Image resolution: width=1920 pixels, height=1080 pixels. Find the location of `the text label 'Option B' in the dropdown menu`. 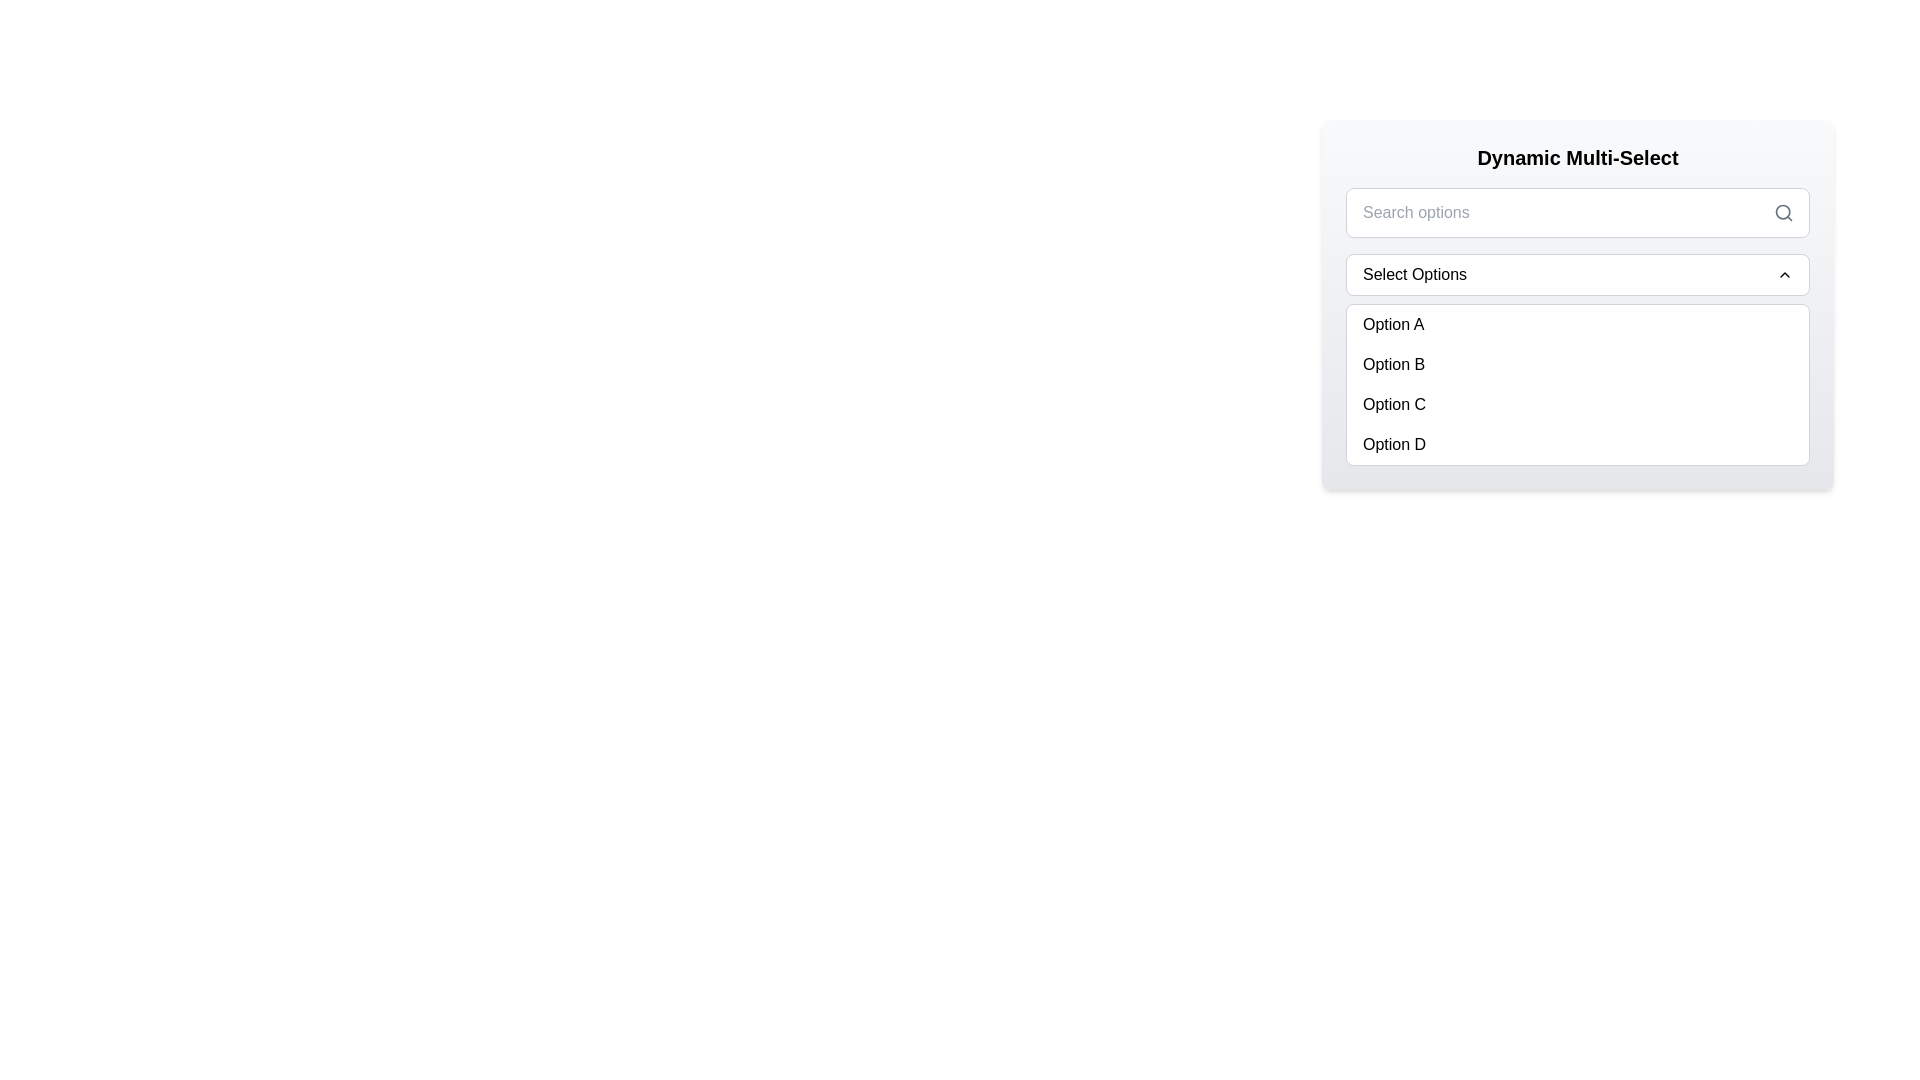

the text label 'Option B' in the dropdown menu is located at coordinates (1392, 365).